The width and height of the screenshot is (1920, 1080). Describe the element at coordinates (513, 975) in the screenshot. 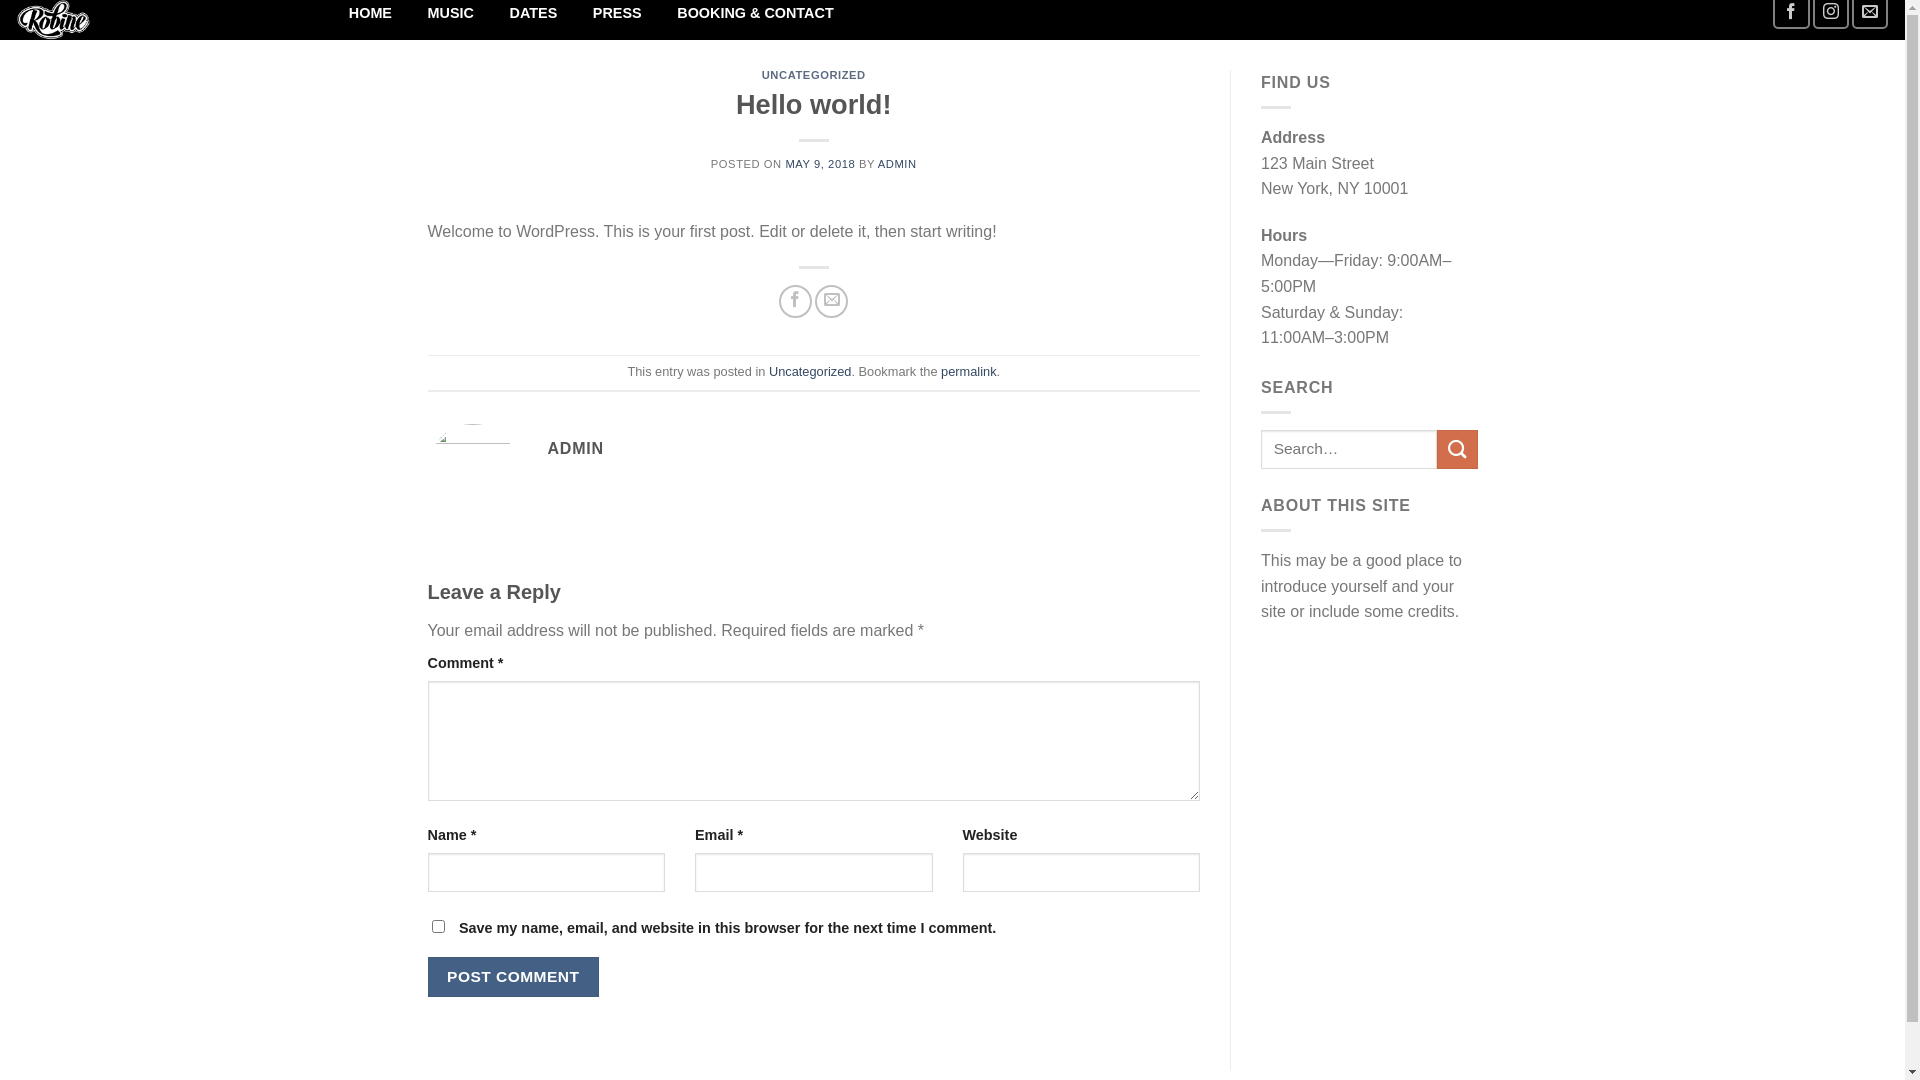

I see `'Post Comment'` at that location.